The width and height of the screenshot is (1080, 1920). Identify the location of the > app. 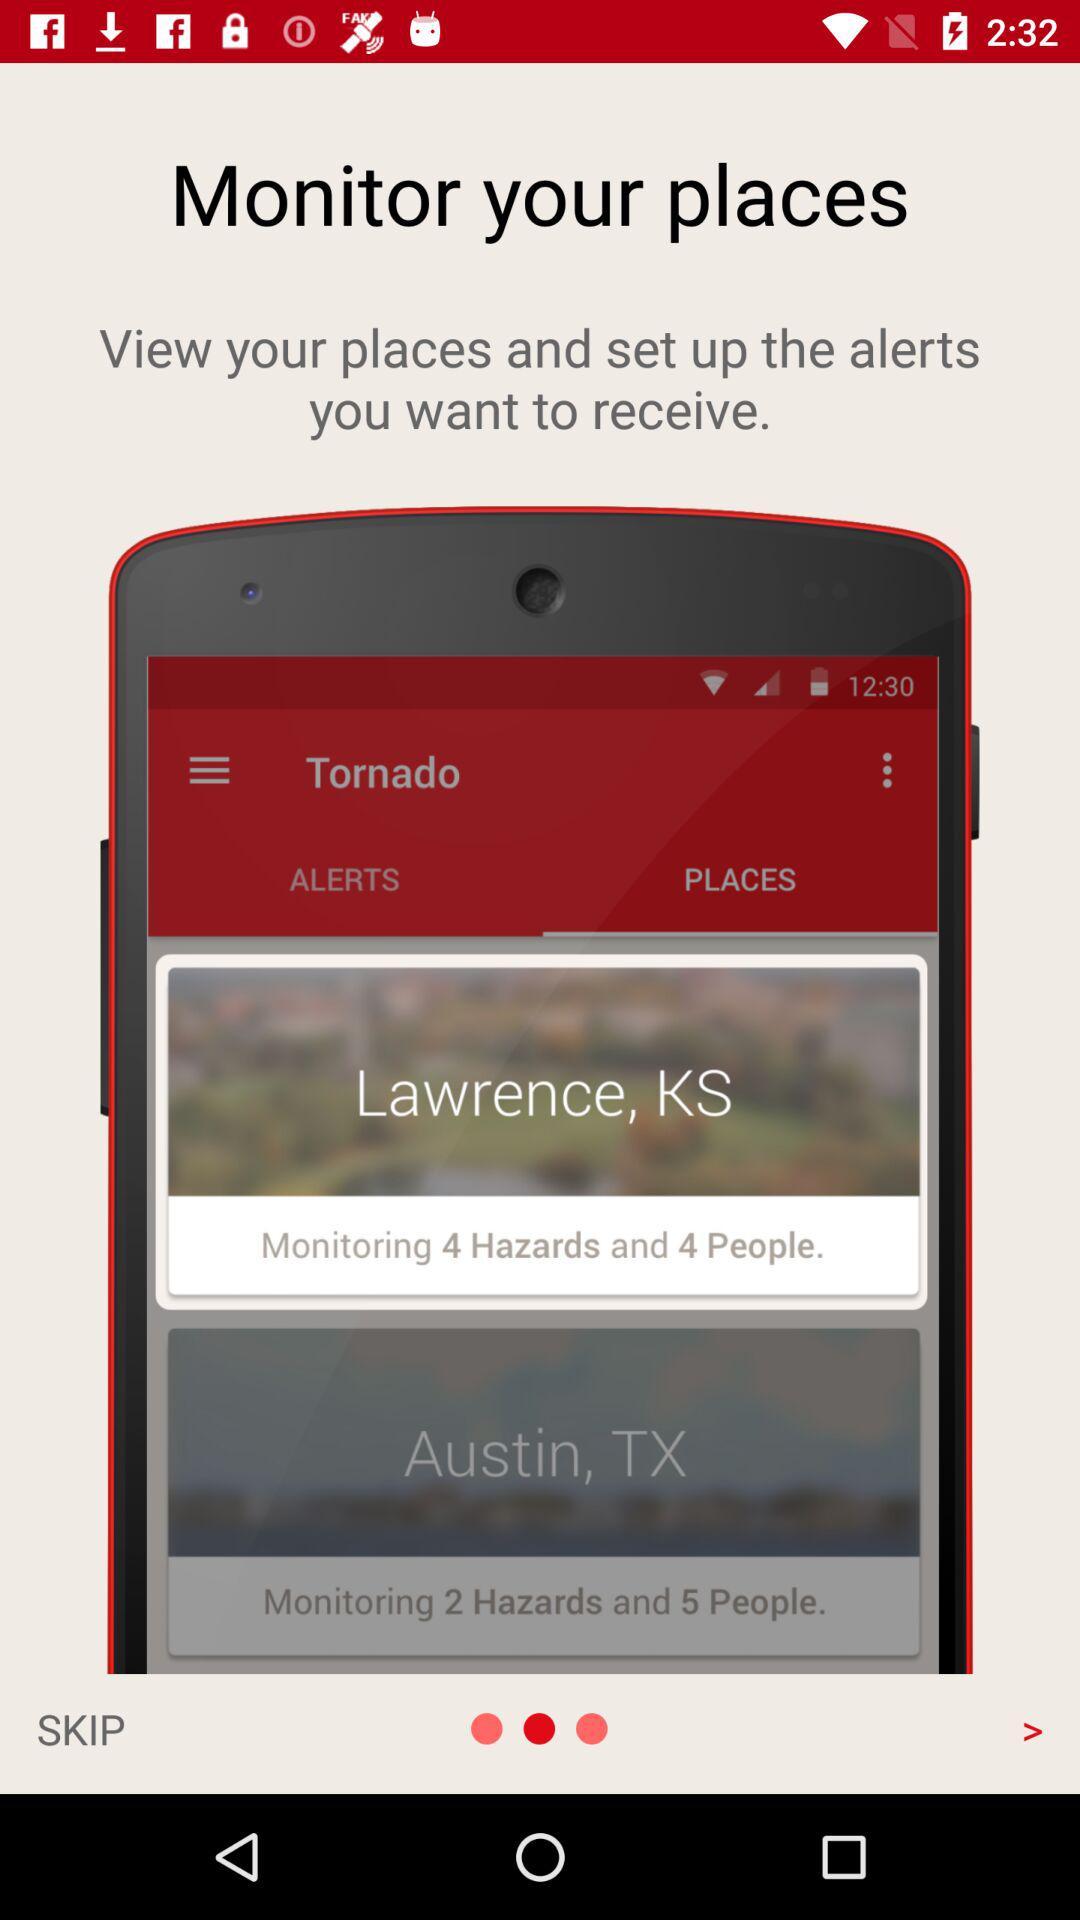
(891, 1727).